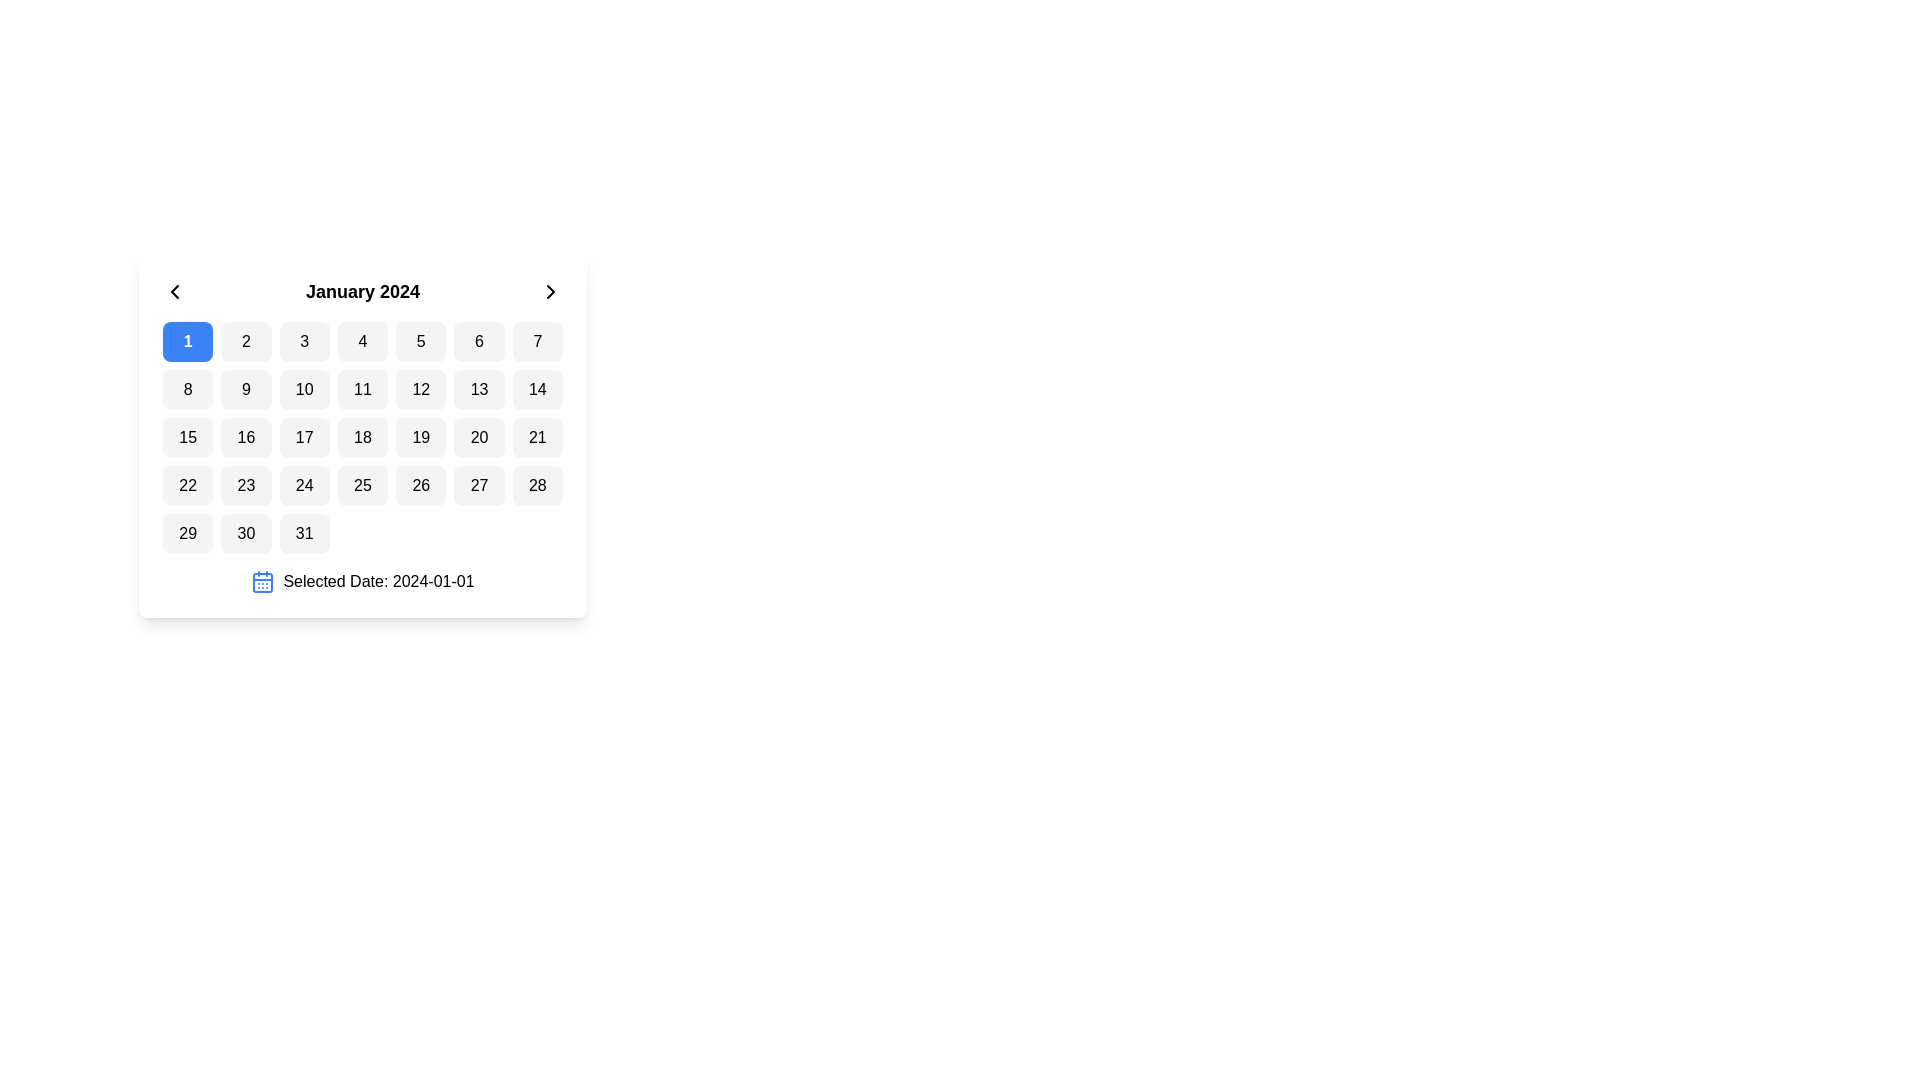 This screenshot has height=1080, width=1920. I want to click on the calendar date cell representing the date '9', so click(244, 389).